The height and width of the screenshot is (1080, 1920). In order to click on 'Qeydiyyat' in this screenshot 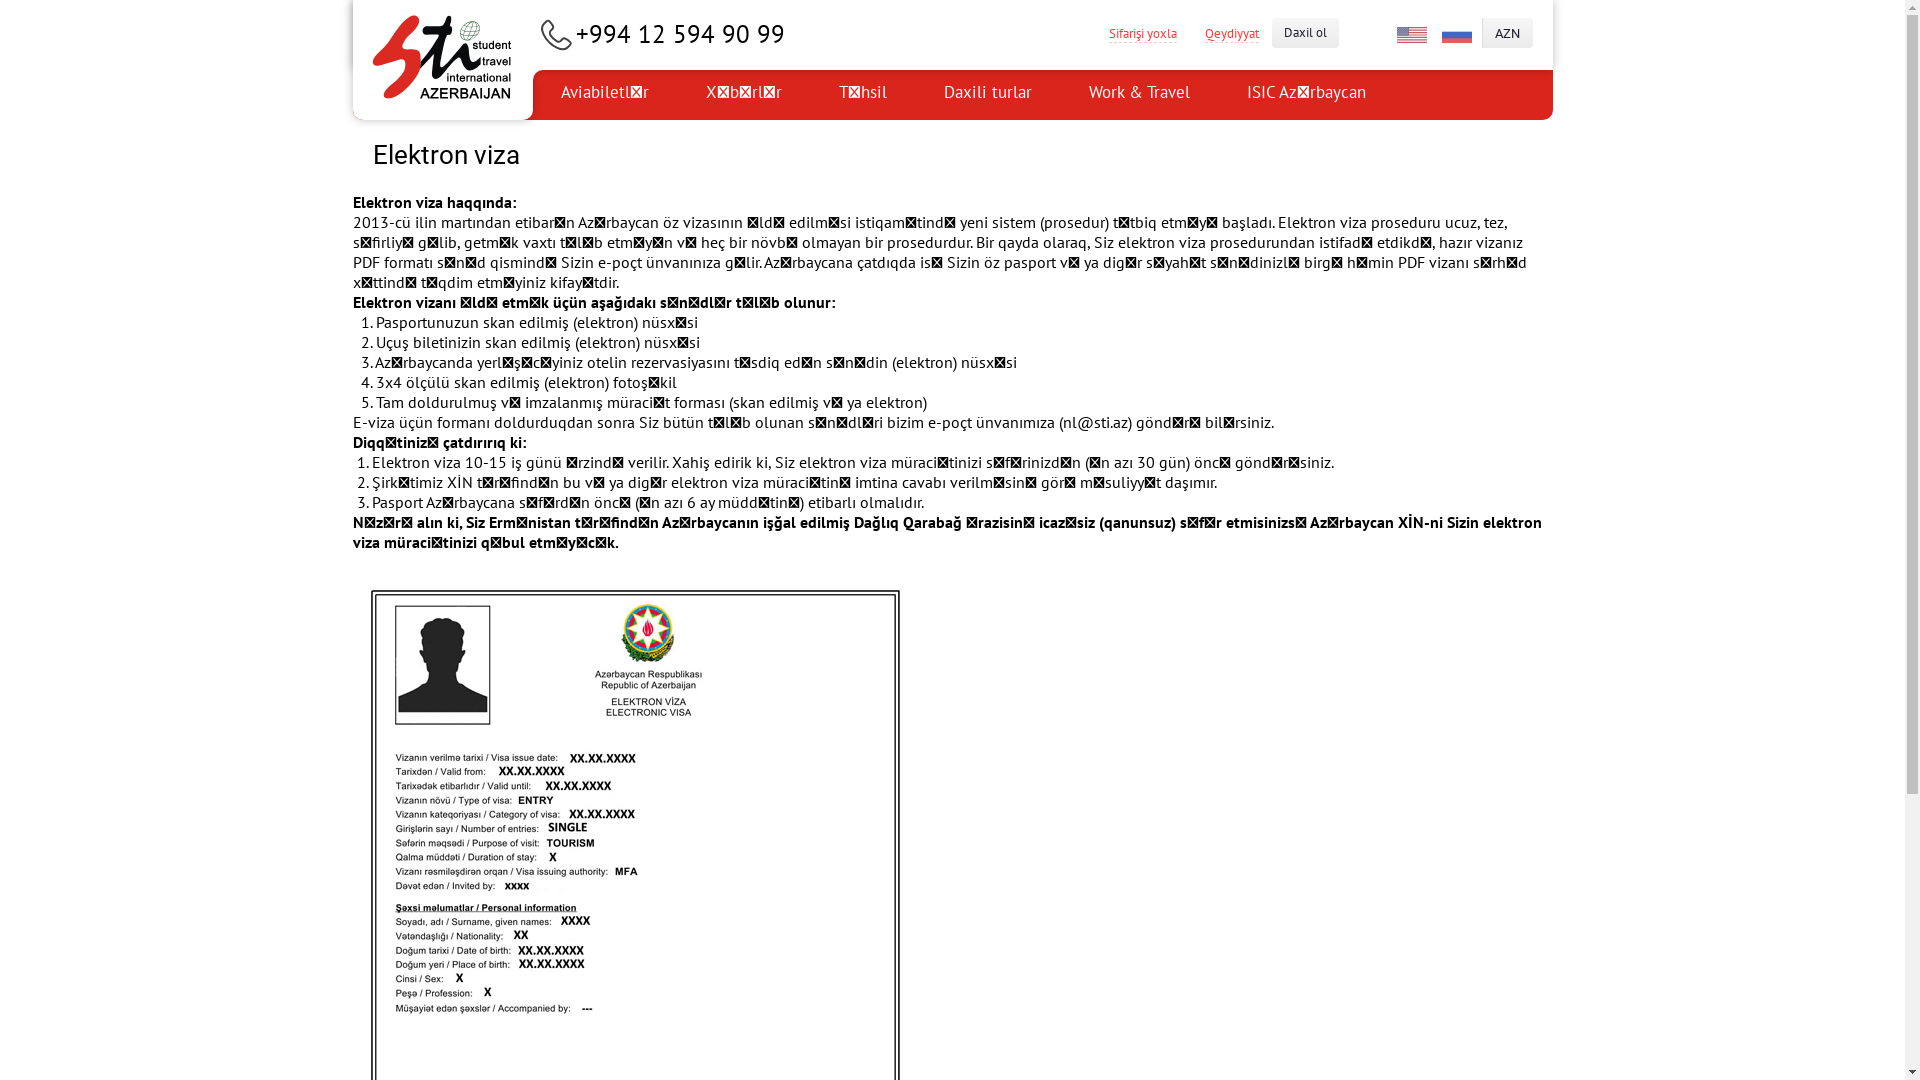, I will do `click(1229, 33)`.